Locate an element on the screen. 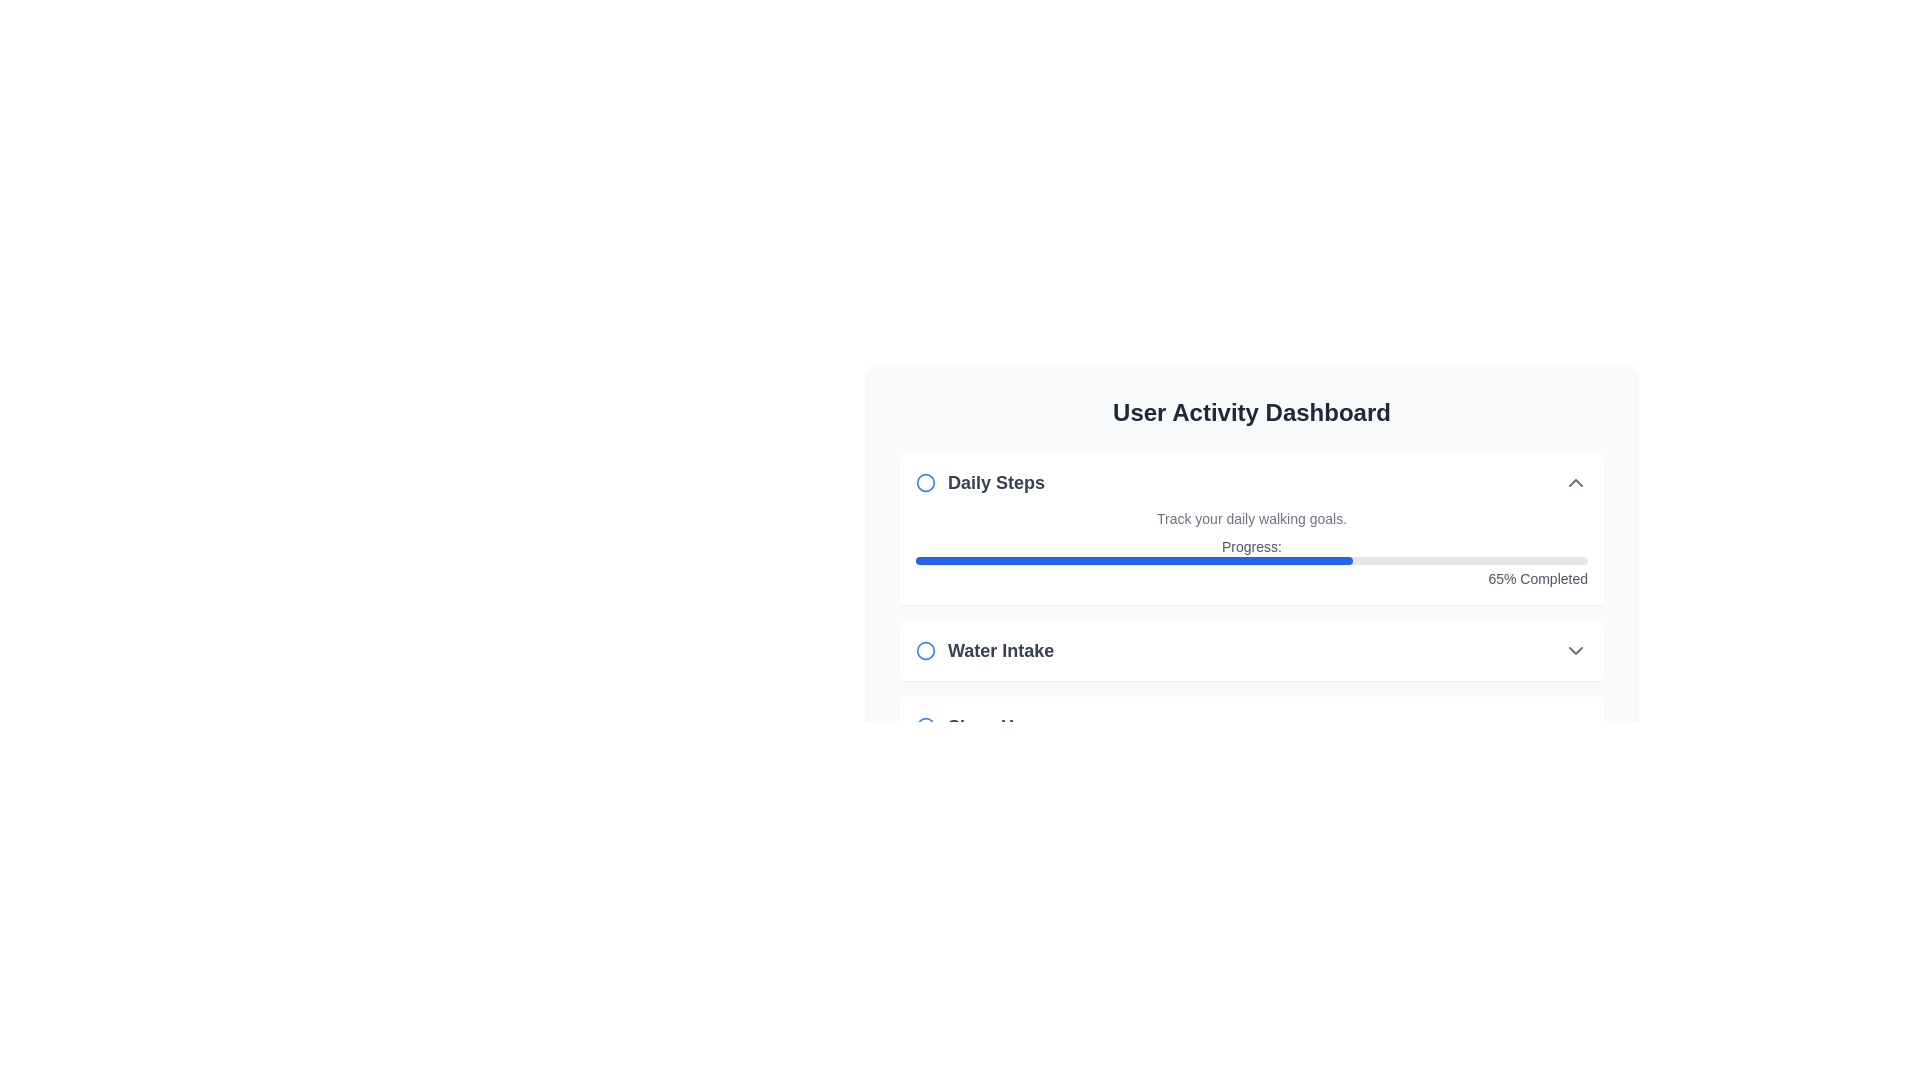 Image resolution: width=1920 pixels, height=1080 pixels. the circular icon with a blue border located in the third section of the 'User Activity Dashboard', to the left of the 'Sleep Hours' text label is located at coordinates (925, 726).